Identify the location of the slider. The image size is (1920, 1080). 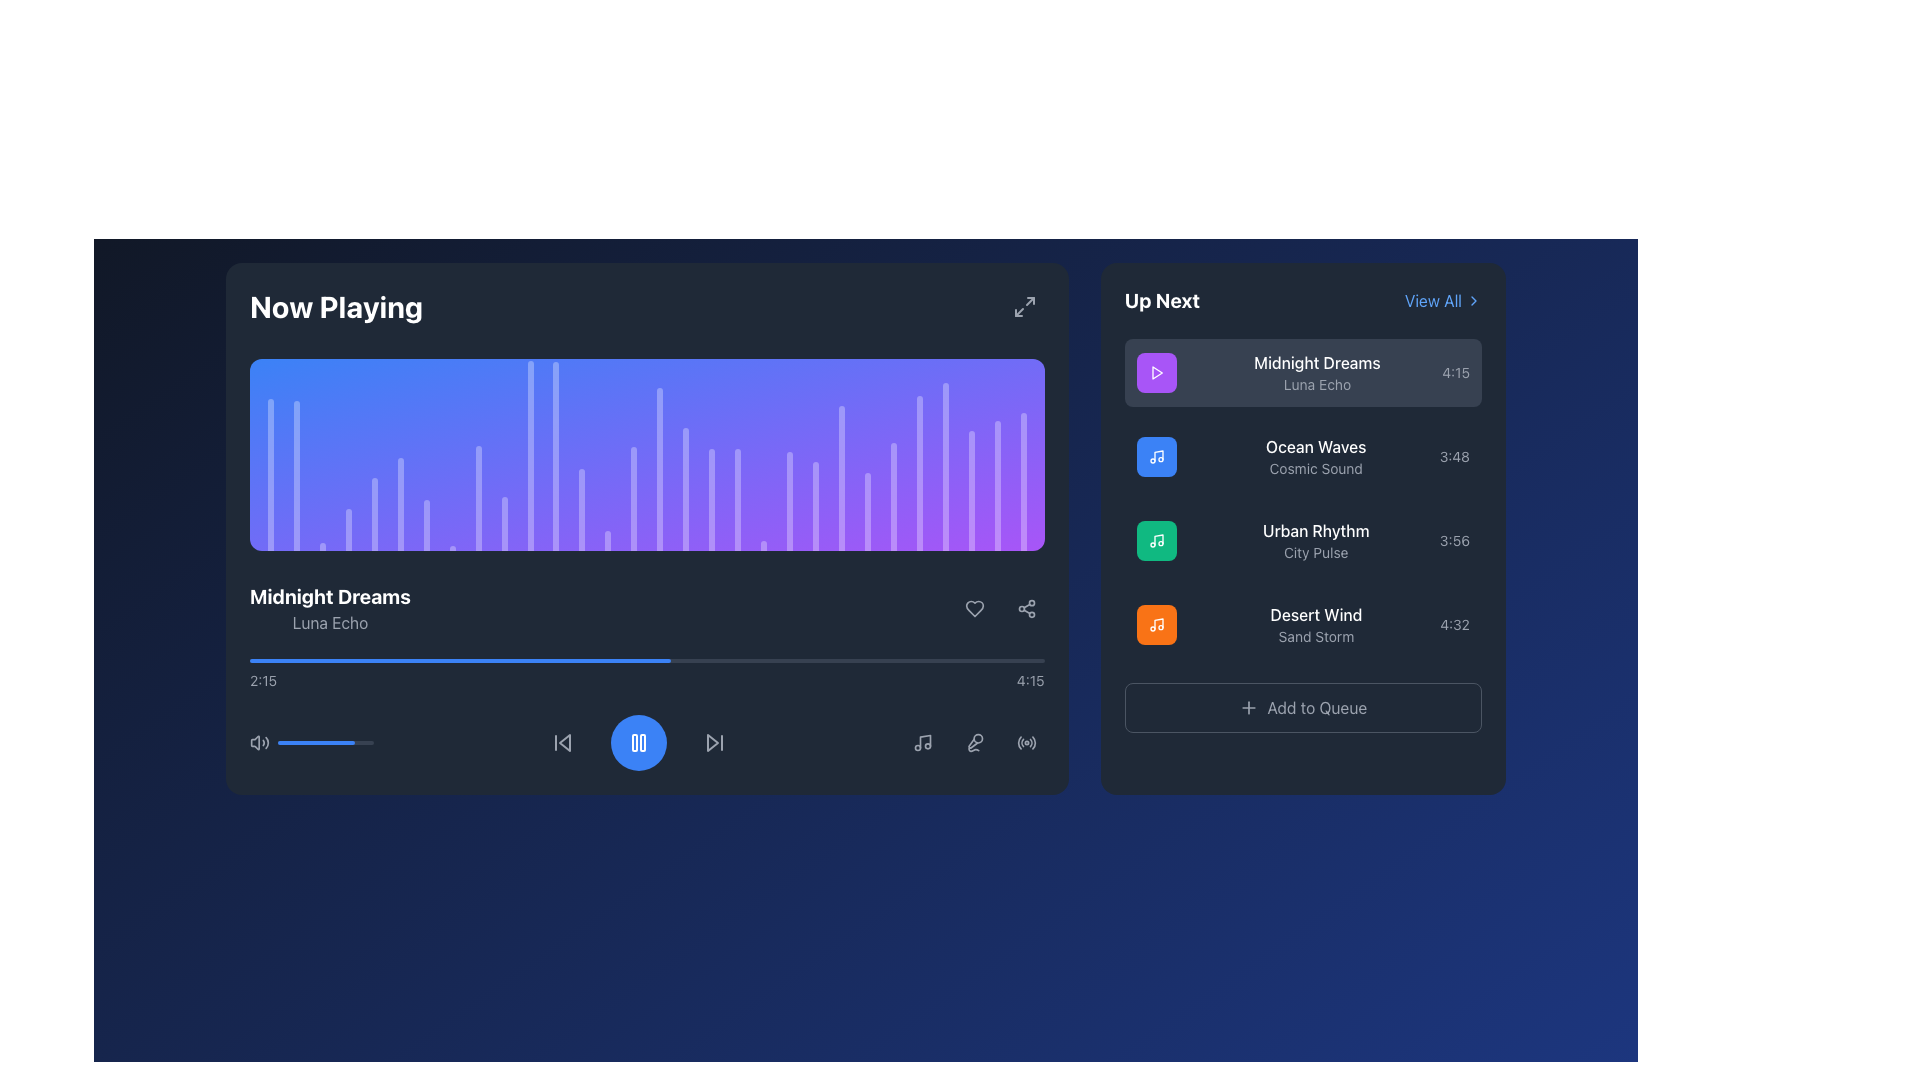
(324, 743).